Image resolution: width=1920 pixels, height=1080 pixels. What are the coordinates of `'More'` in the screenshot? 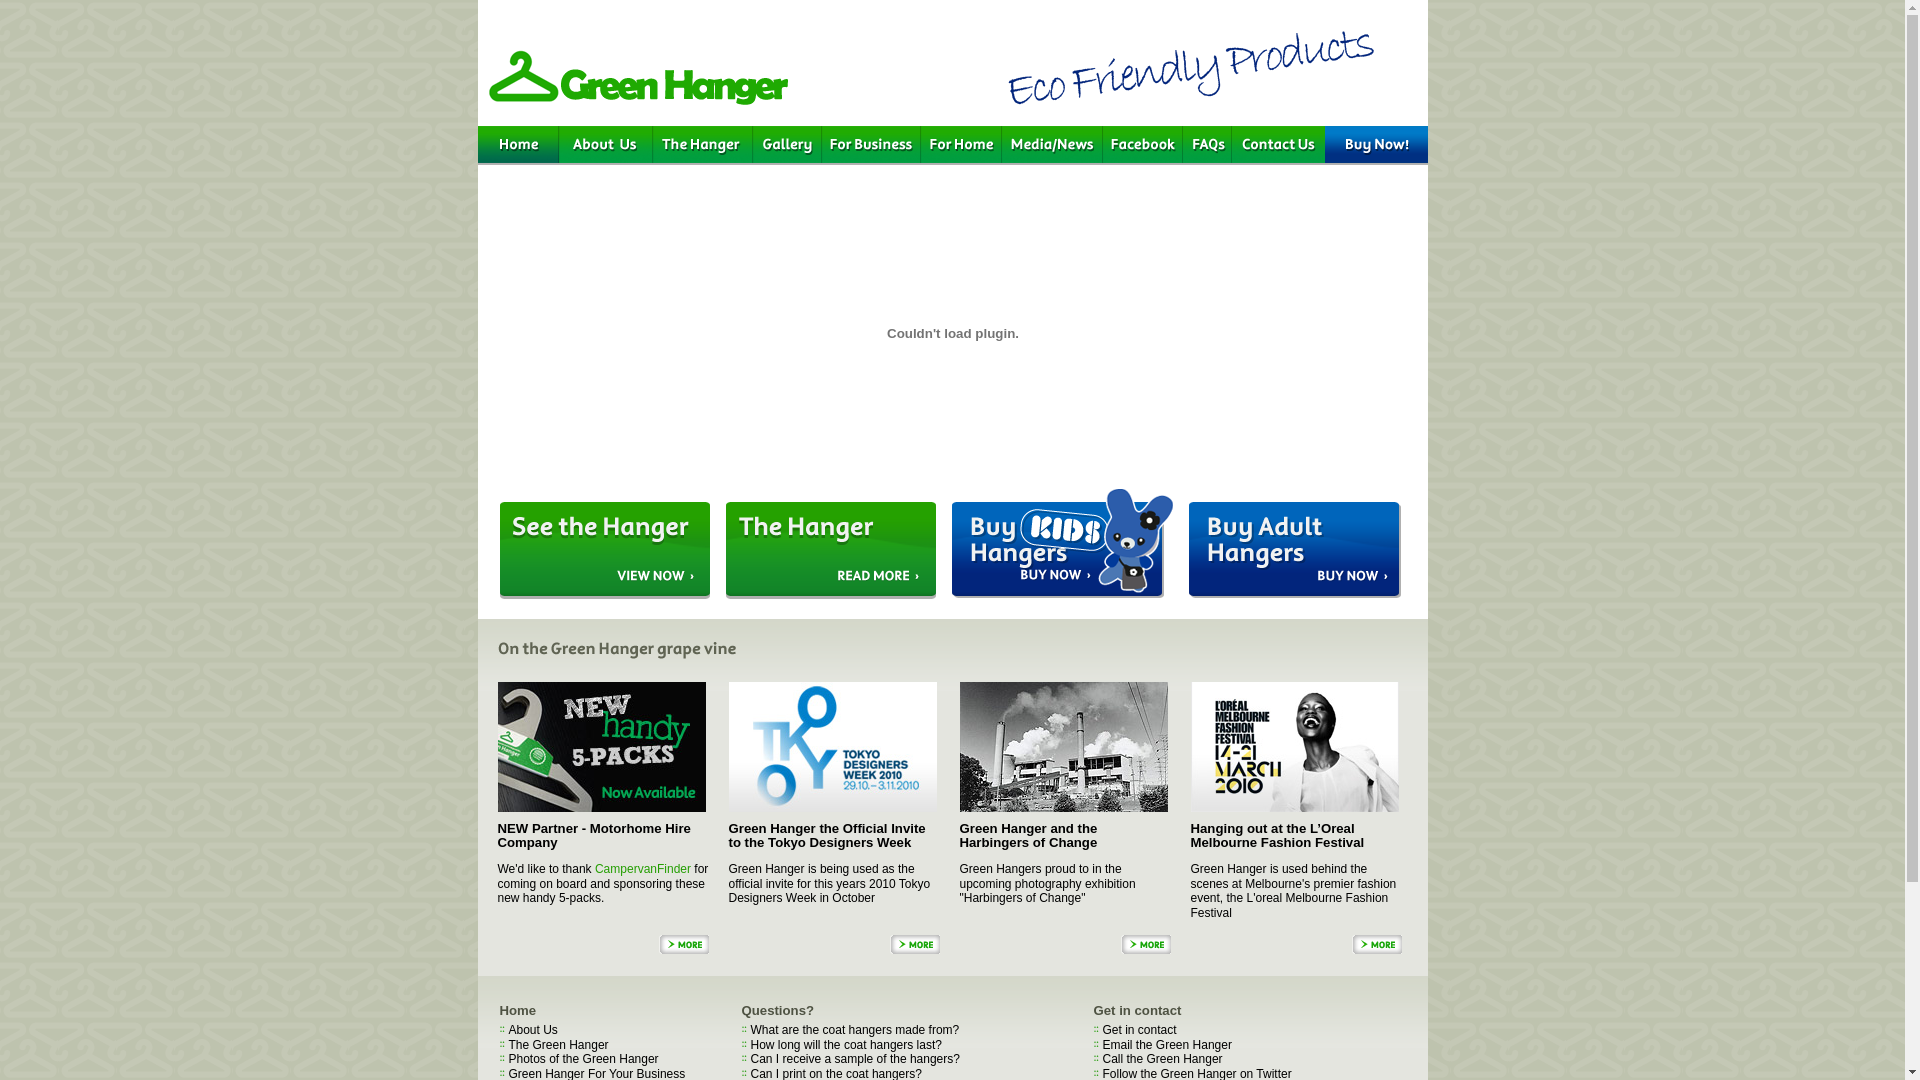 It's located at (888, 944).